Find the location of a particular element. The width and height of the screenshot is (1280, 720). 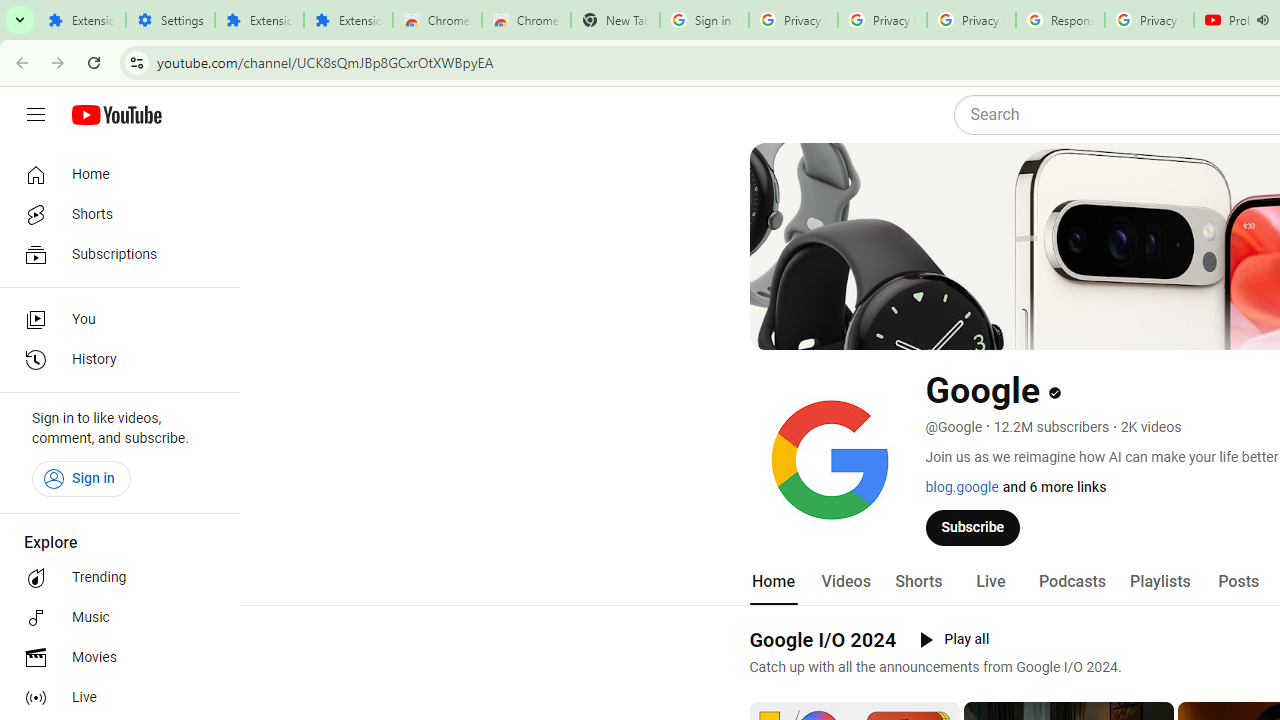

'You' is located at coordinates (112, 319).